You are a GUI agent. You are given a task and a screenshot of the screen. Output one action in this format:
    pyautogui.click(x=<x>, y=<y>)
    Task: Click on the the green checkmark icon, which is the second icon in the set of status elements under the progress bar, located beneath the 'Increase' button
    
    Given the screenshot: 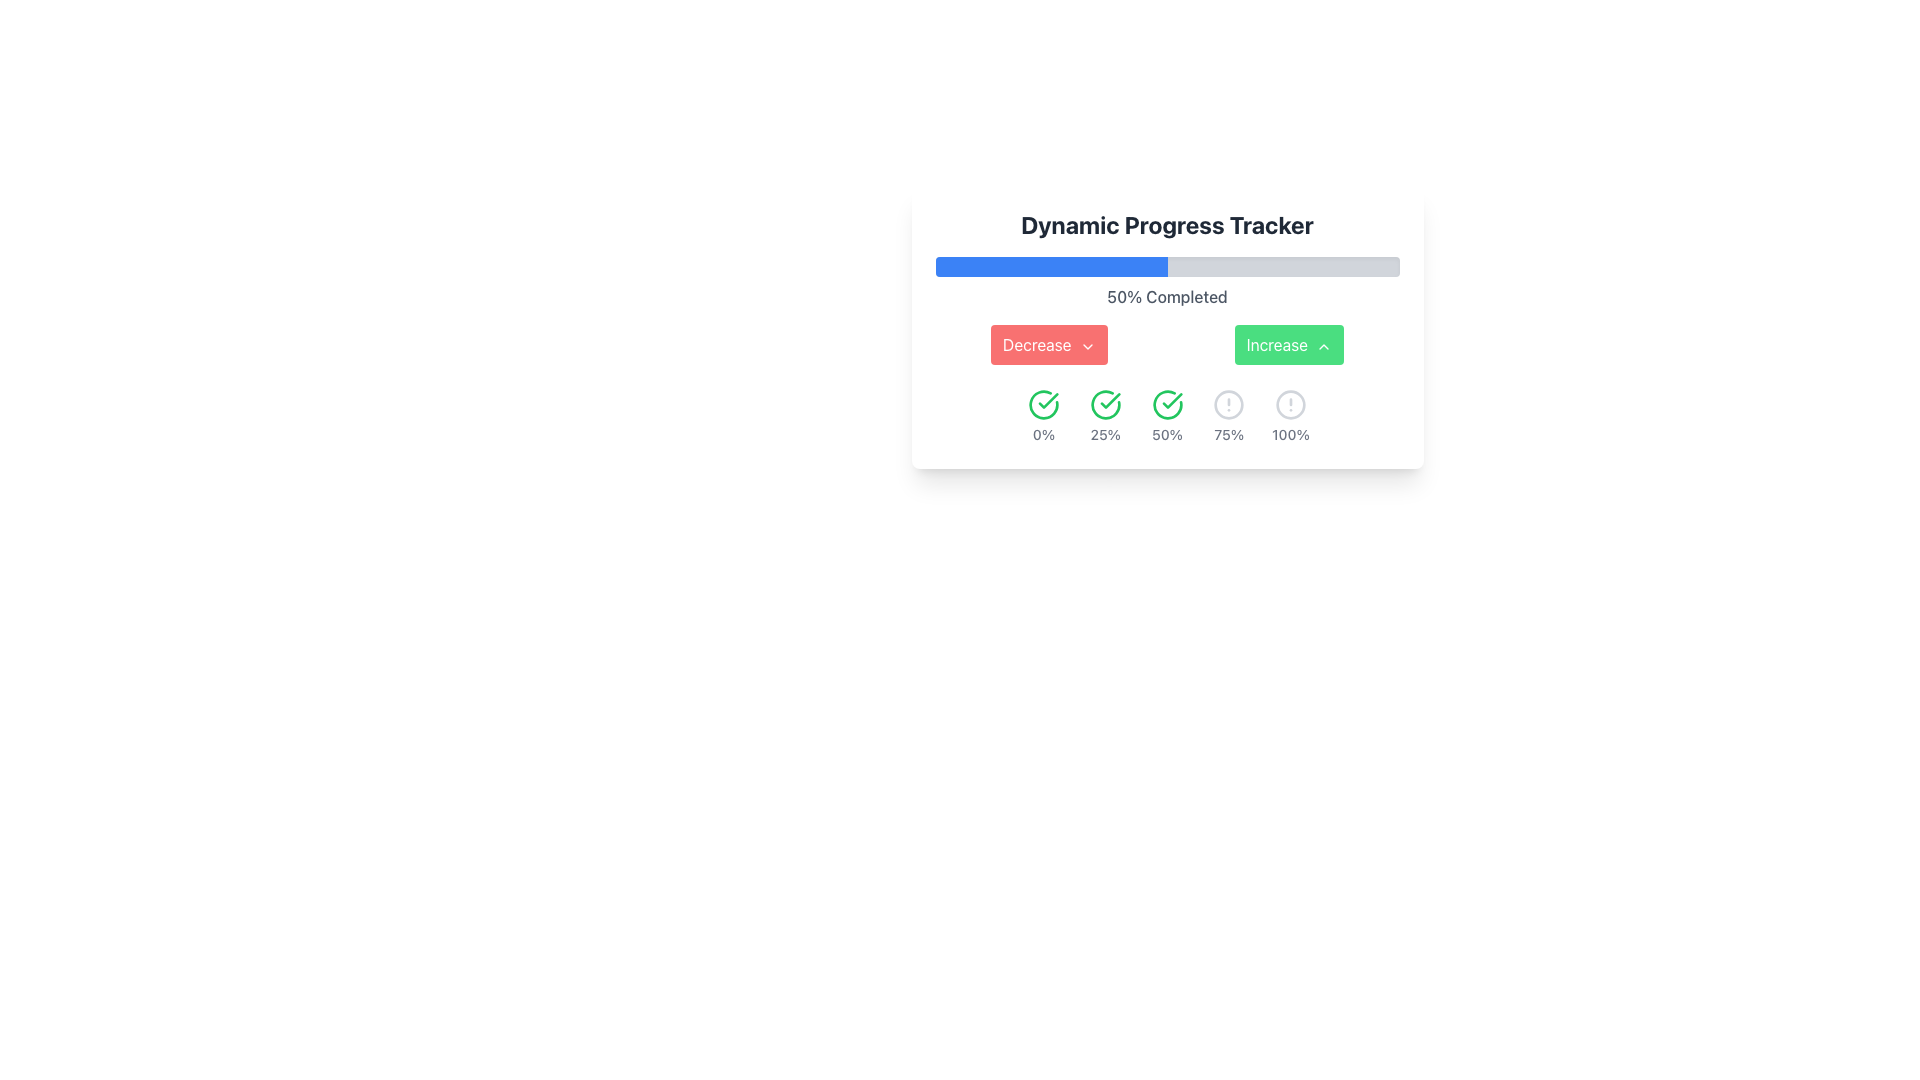 What is the action you would take?
    pyautogui.click(x=1047, y=401)
    